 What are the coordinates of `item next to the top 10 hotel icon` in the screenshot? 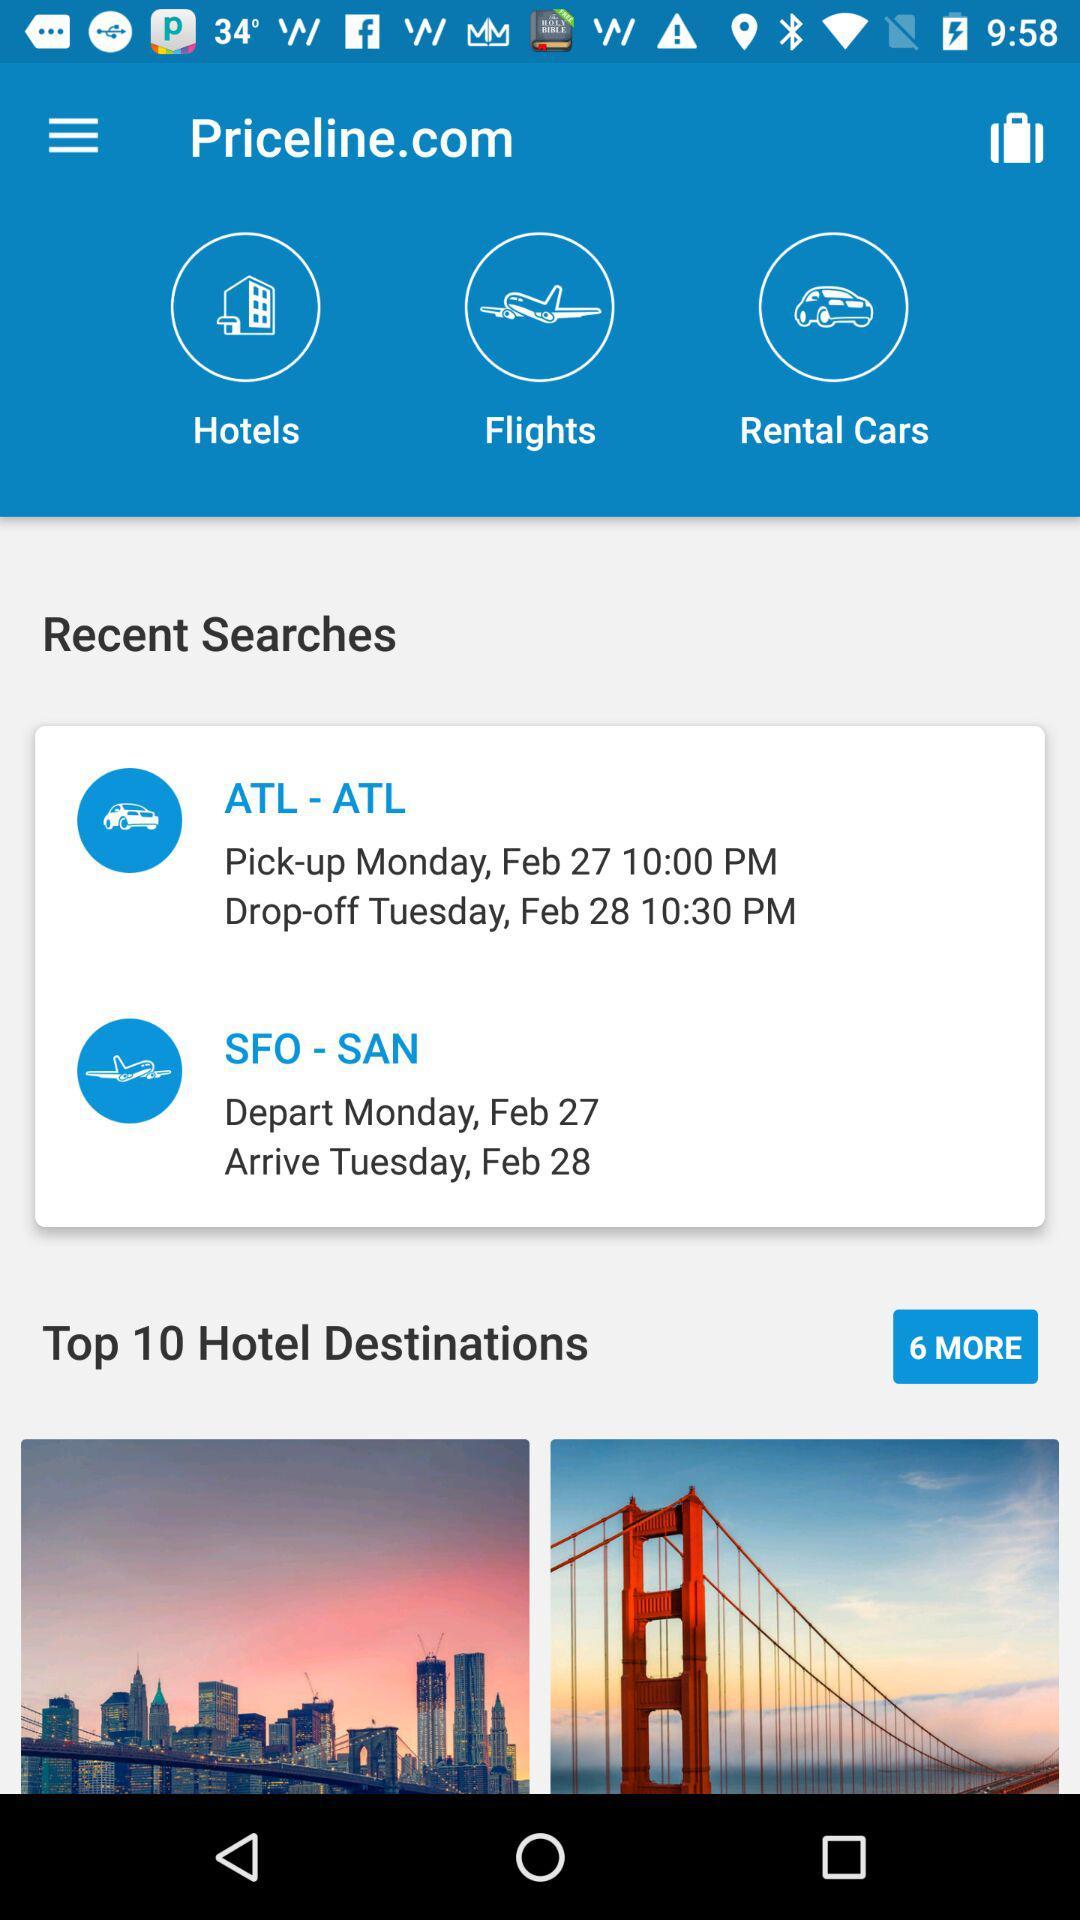 It's located at (964, 1346).